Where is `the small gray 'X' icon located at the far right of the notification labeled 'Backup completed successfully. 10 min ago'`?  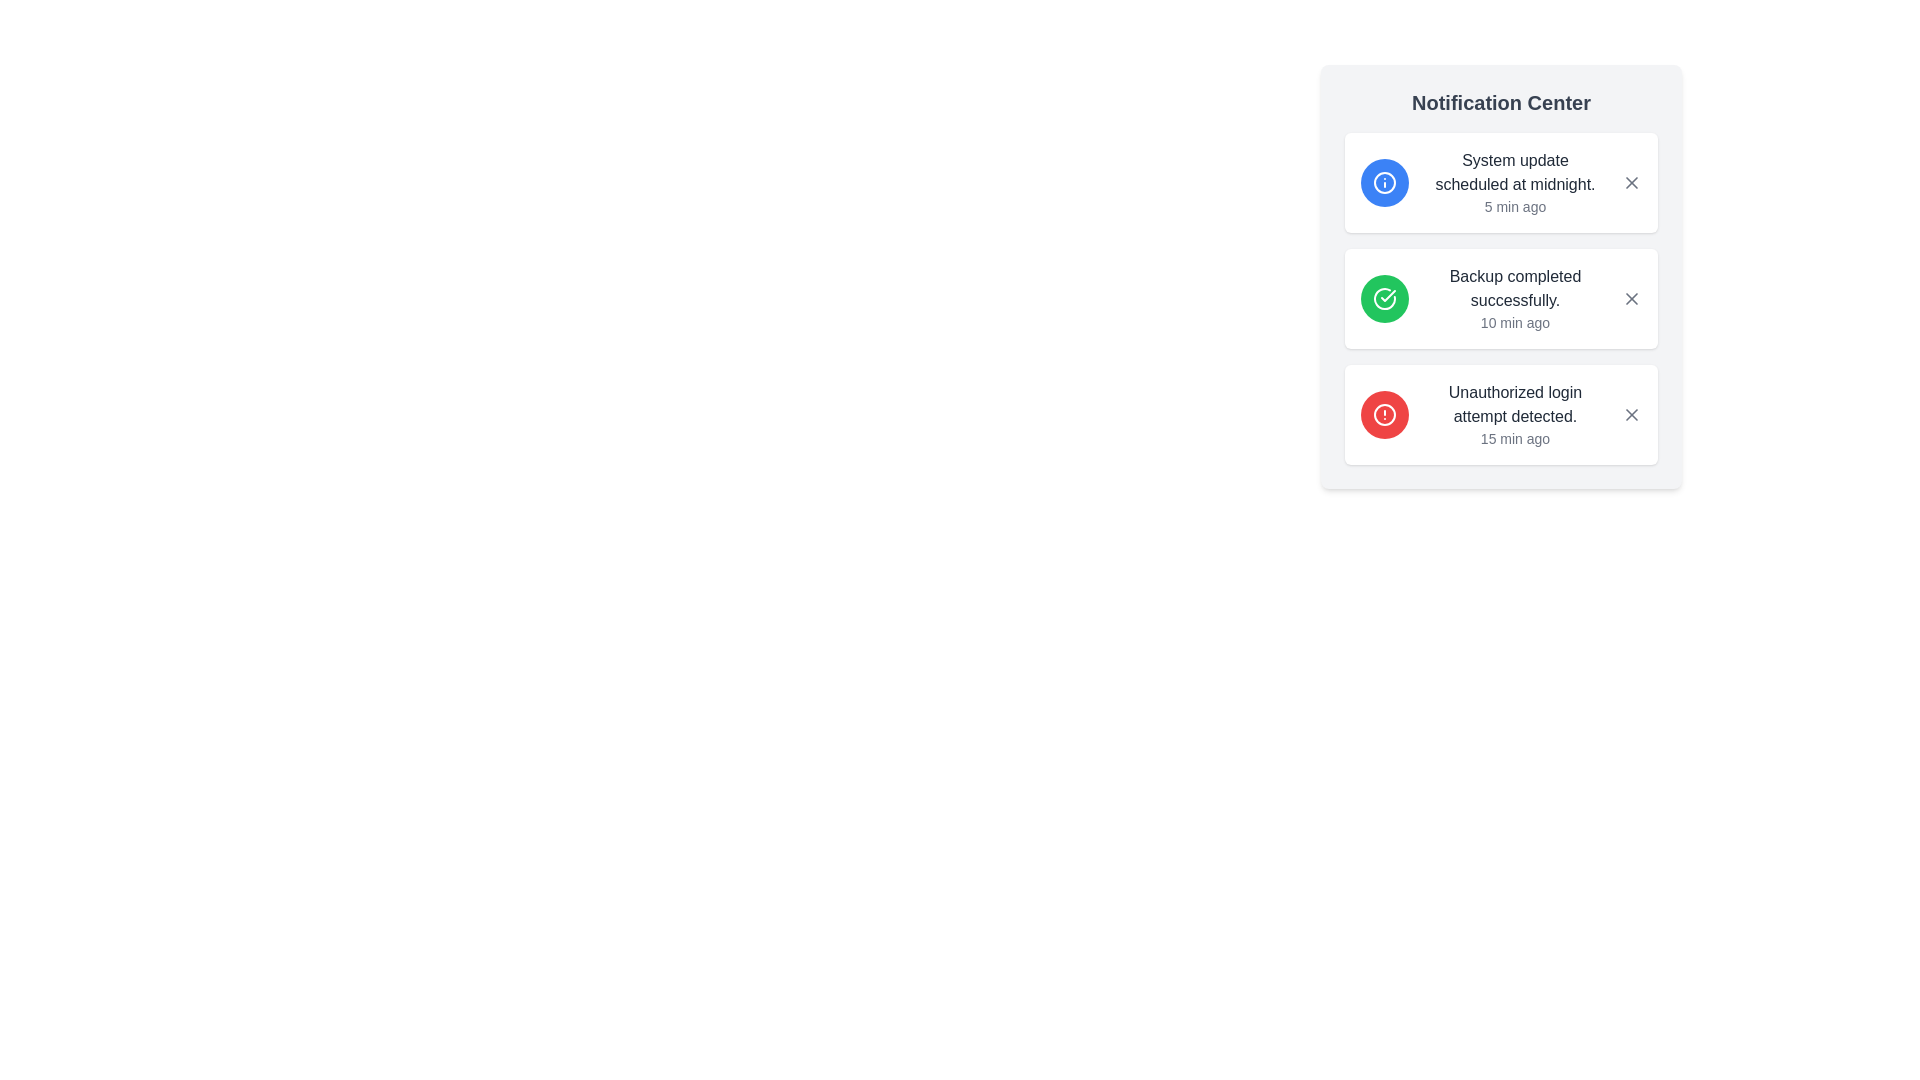
the small gray 'X' icon located at the far right of the notification labeled 'Backup completed successfully. 10 min ago' is located at coordinates (1632, 299).